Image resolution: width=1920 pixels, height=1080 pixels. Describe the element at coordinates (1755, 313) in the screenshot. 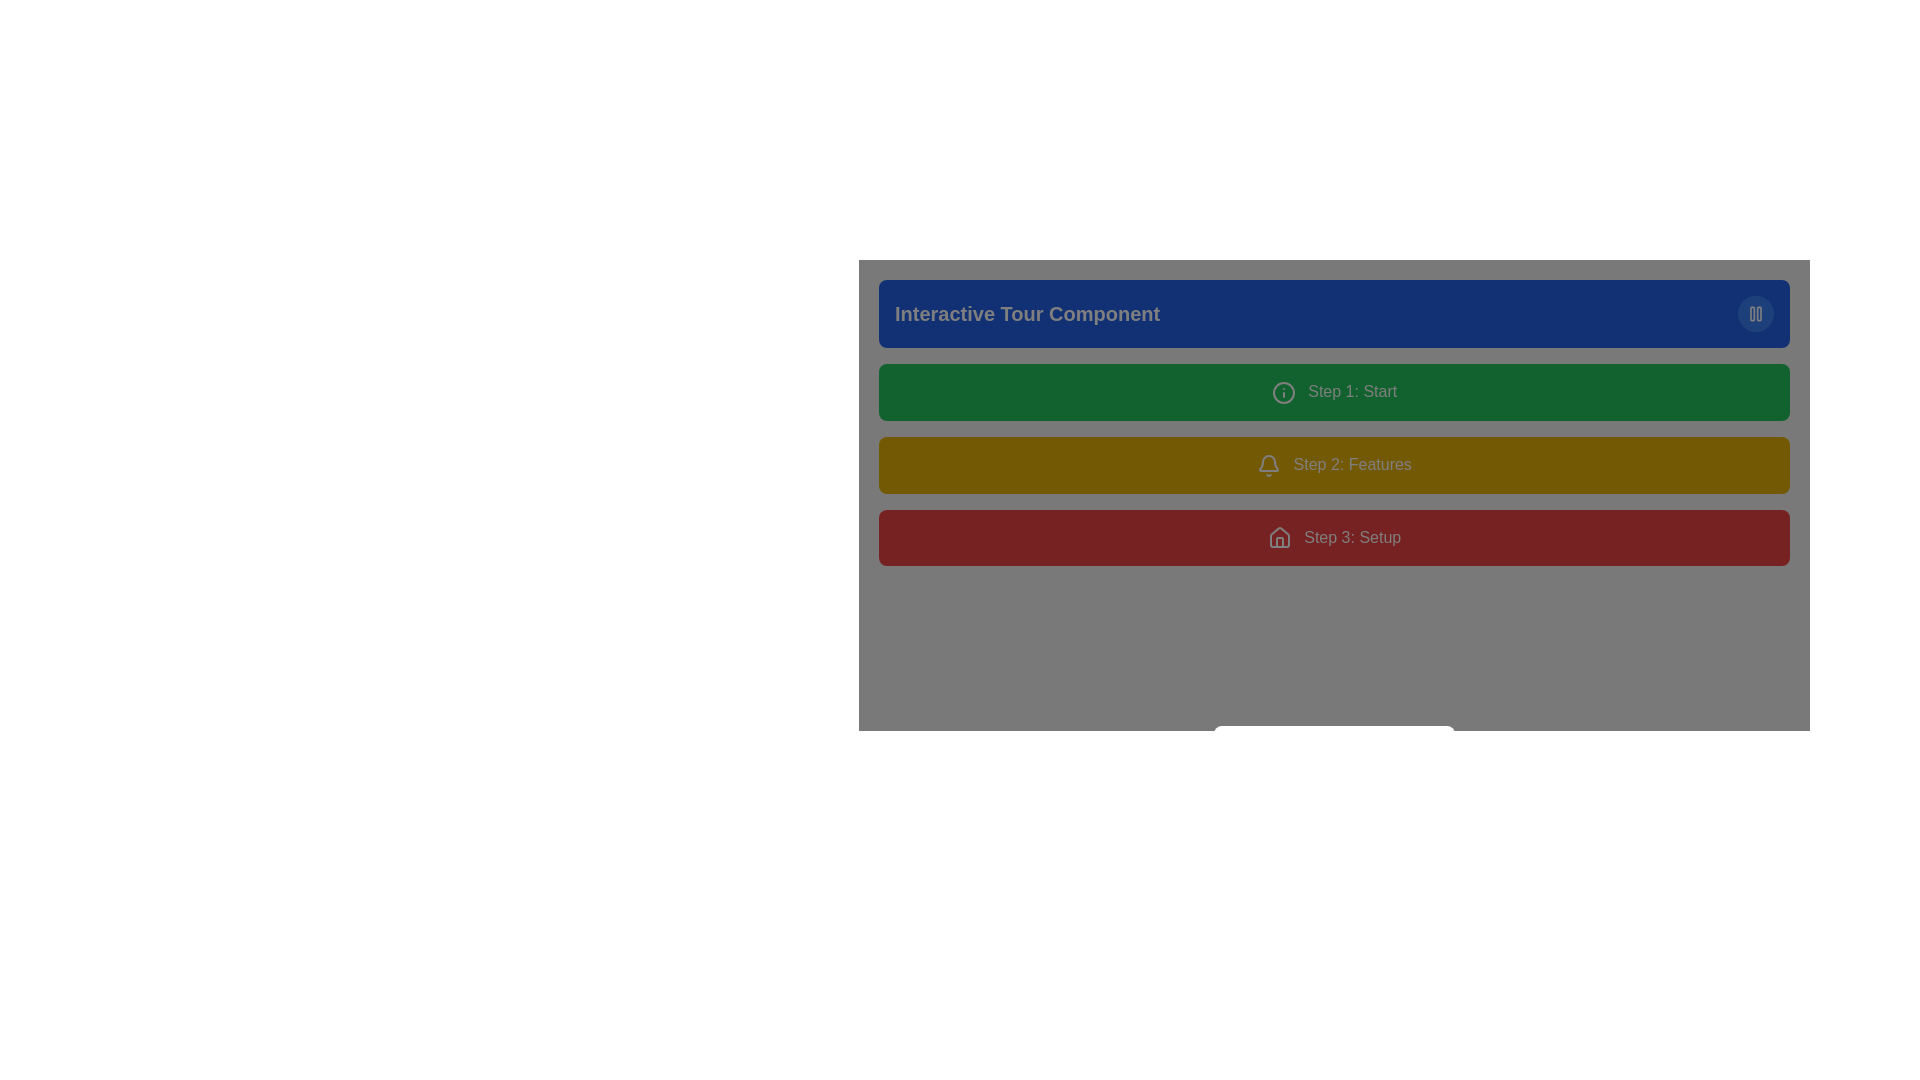

I see `the pause control button located at the top-right corner of the blue rectangular header for the 'Interactive Tour Component' to change its appearance` at that location.